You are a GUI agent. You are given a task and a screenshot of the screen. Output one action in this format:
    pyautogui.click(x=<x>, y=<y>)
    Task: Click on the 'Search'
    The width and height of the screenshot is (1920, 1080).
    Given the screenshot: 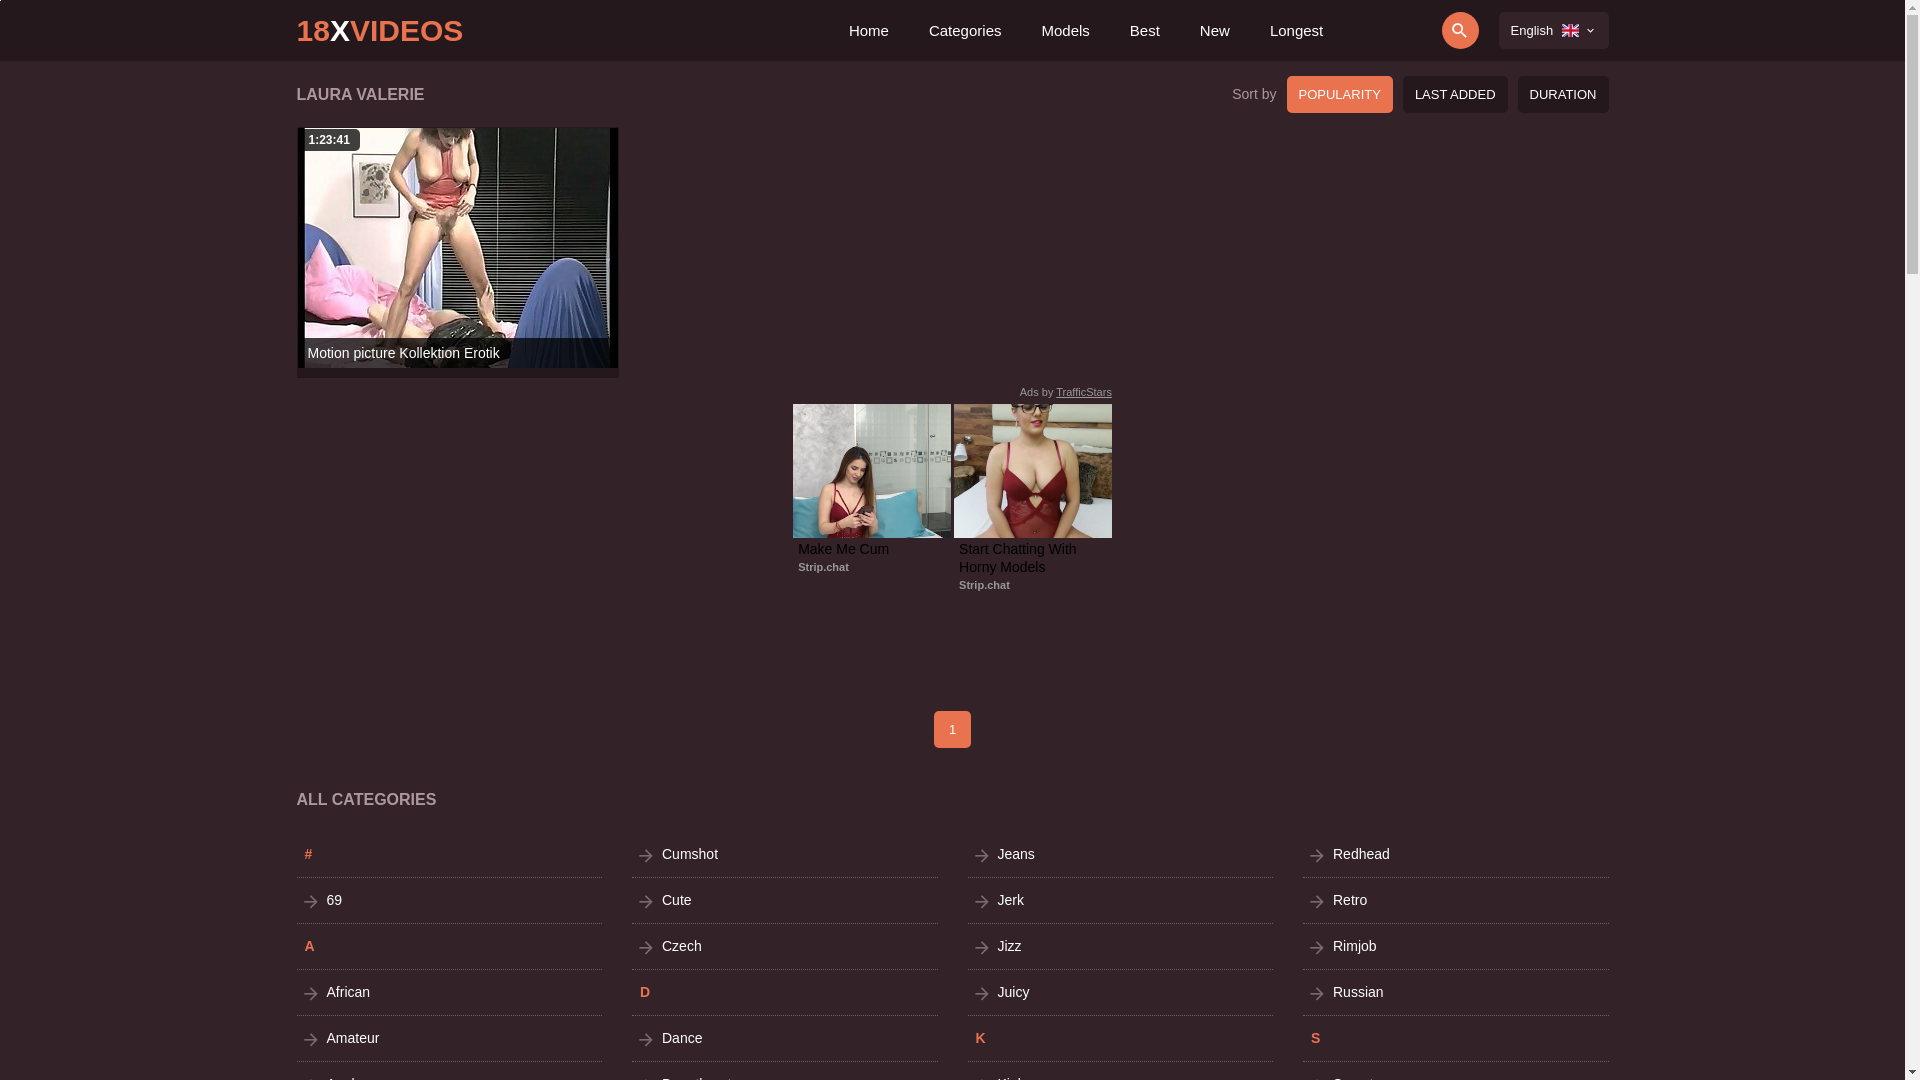 What is the action you would take?
    pyautogui.click(x=1402, y=30)
    